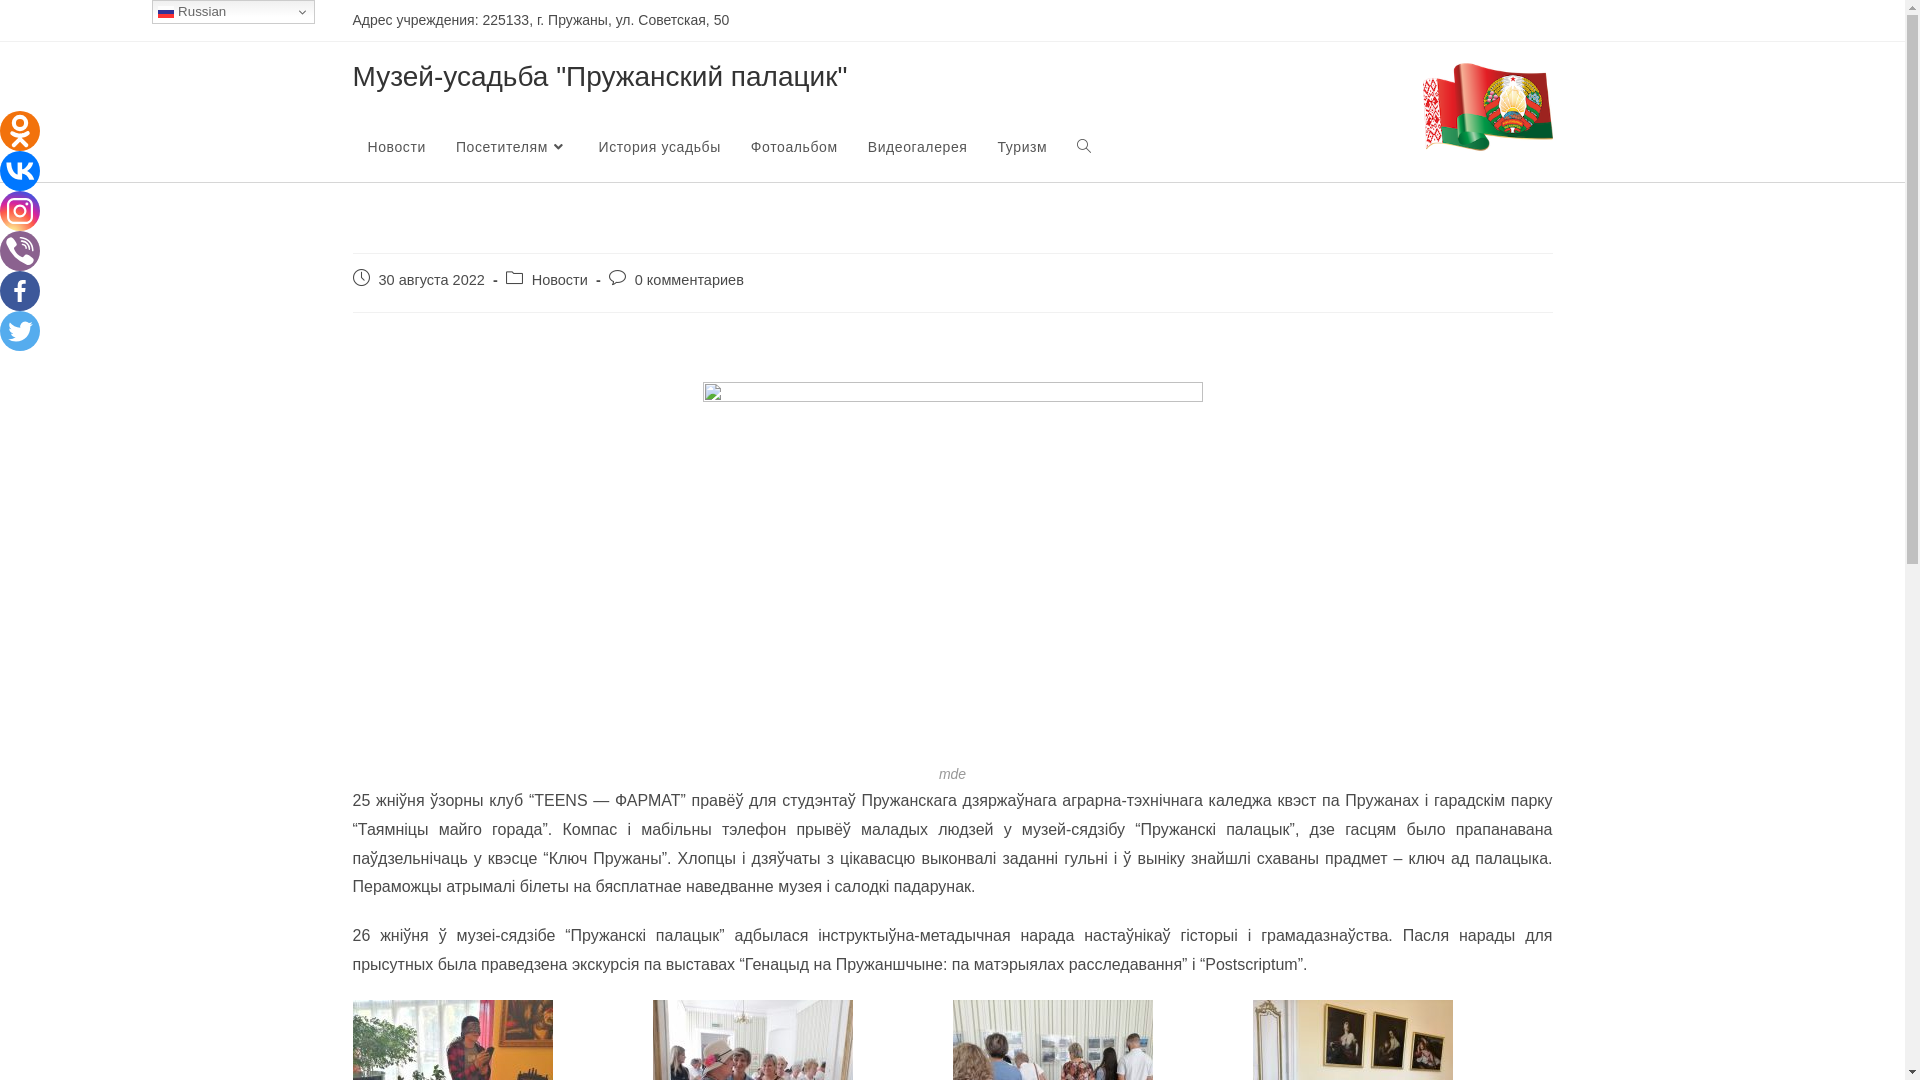 The height and width of the screenshot is (1080, 1920). What do you see at coordinates (233, 11) in the screenshot?
I see `'Russian'` at bounding box center [233, 11].